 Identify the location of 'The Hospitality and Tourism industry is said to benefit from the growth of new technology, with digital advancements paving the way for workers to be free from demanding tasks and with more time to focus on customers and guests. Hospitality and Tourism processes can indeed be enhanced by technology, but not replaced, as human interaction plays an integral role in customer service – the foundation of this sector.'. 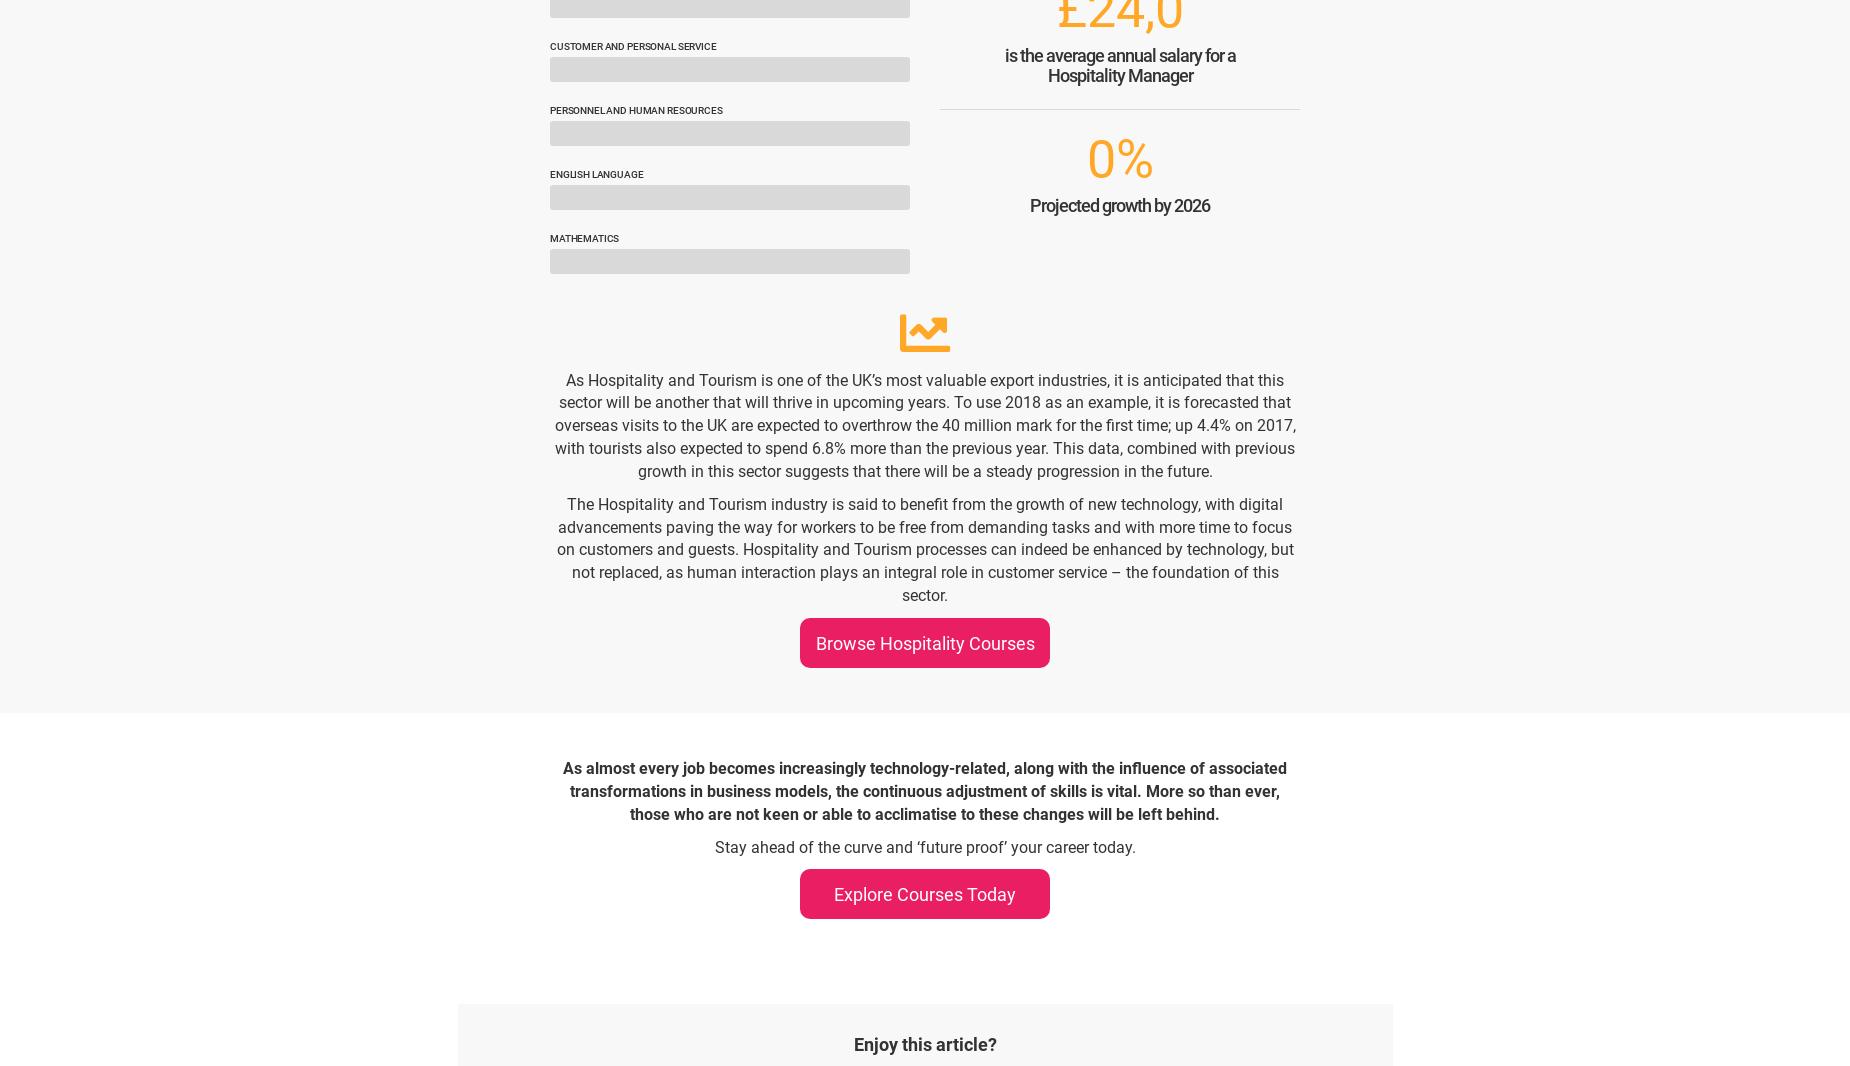
(924, 548).